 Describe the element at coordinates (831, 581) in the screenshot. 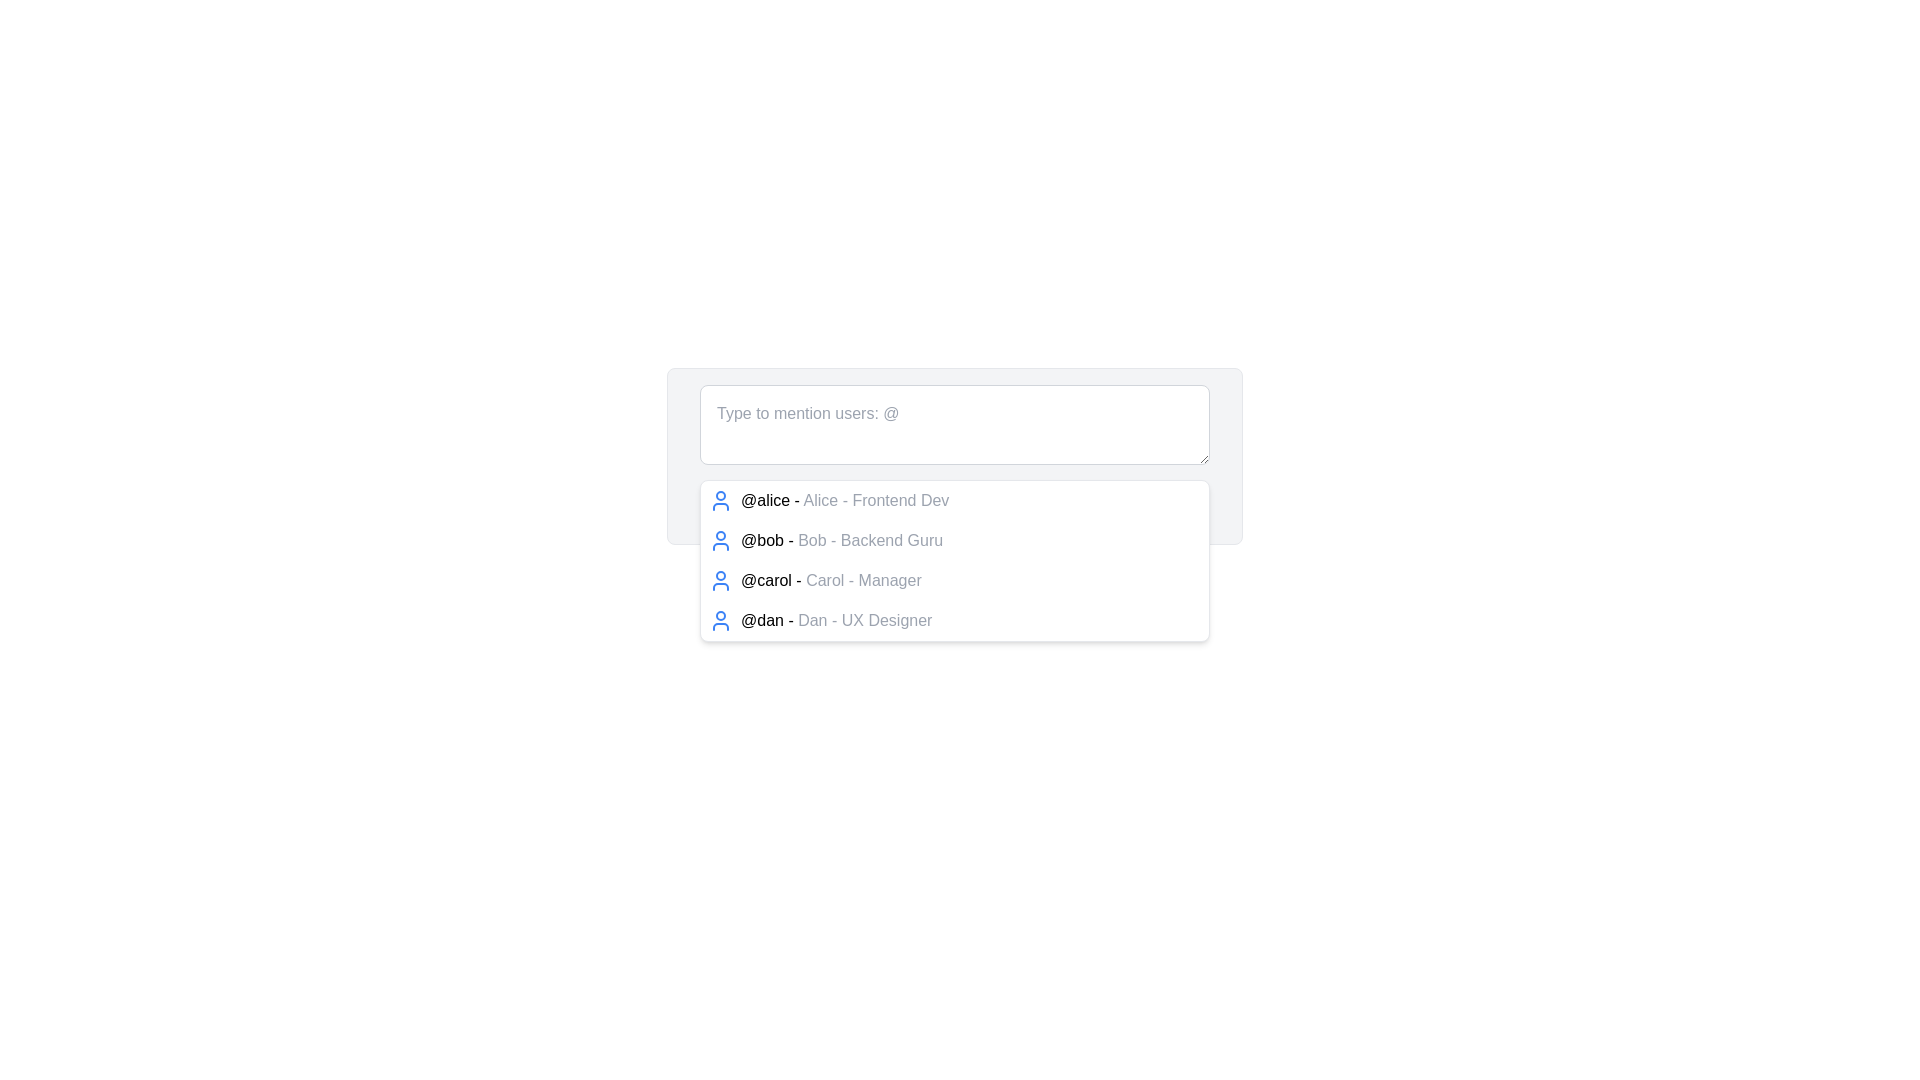

I see `the user mention text label located in the third position of the dropdown list` at that location.